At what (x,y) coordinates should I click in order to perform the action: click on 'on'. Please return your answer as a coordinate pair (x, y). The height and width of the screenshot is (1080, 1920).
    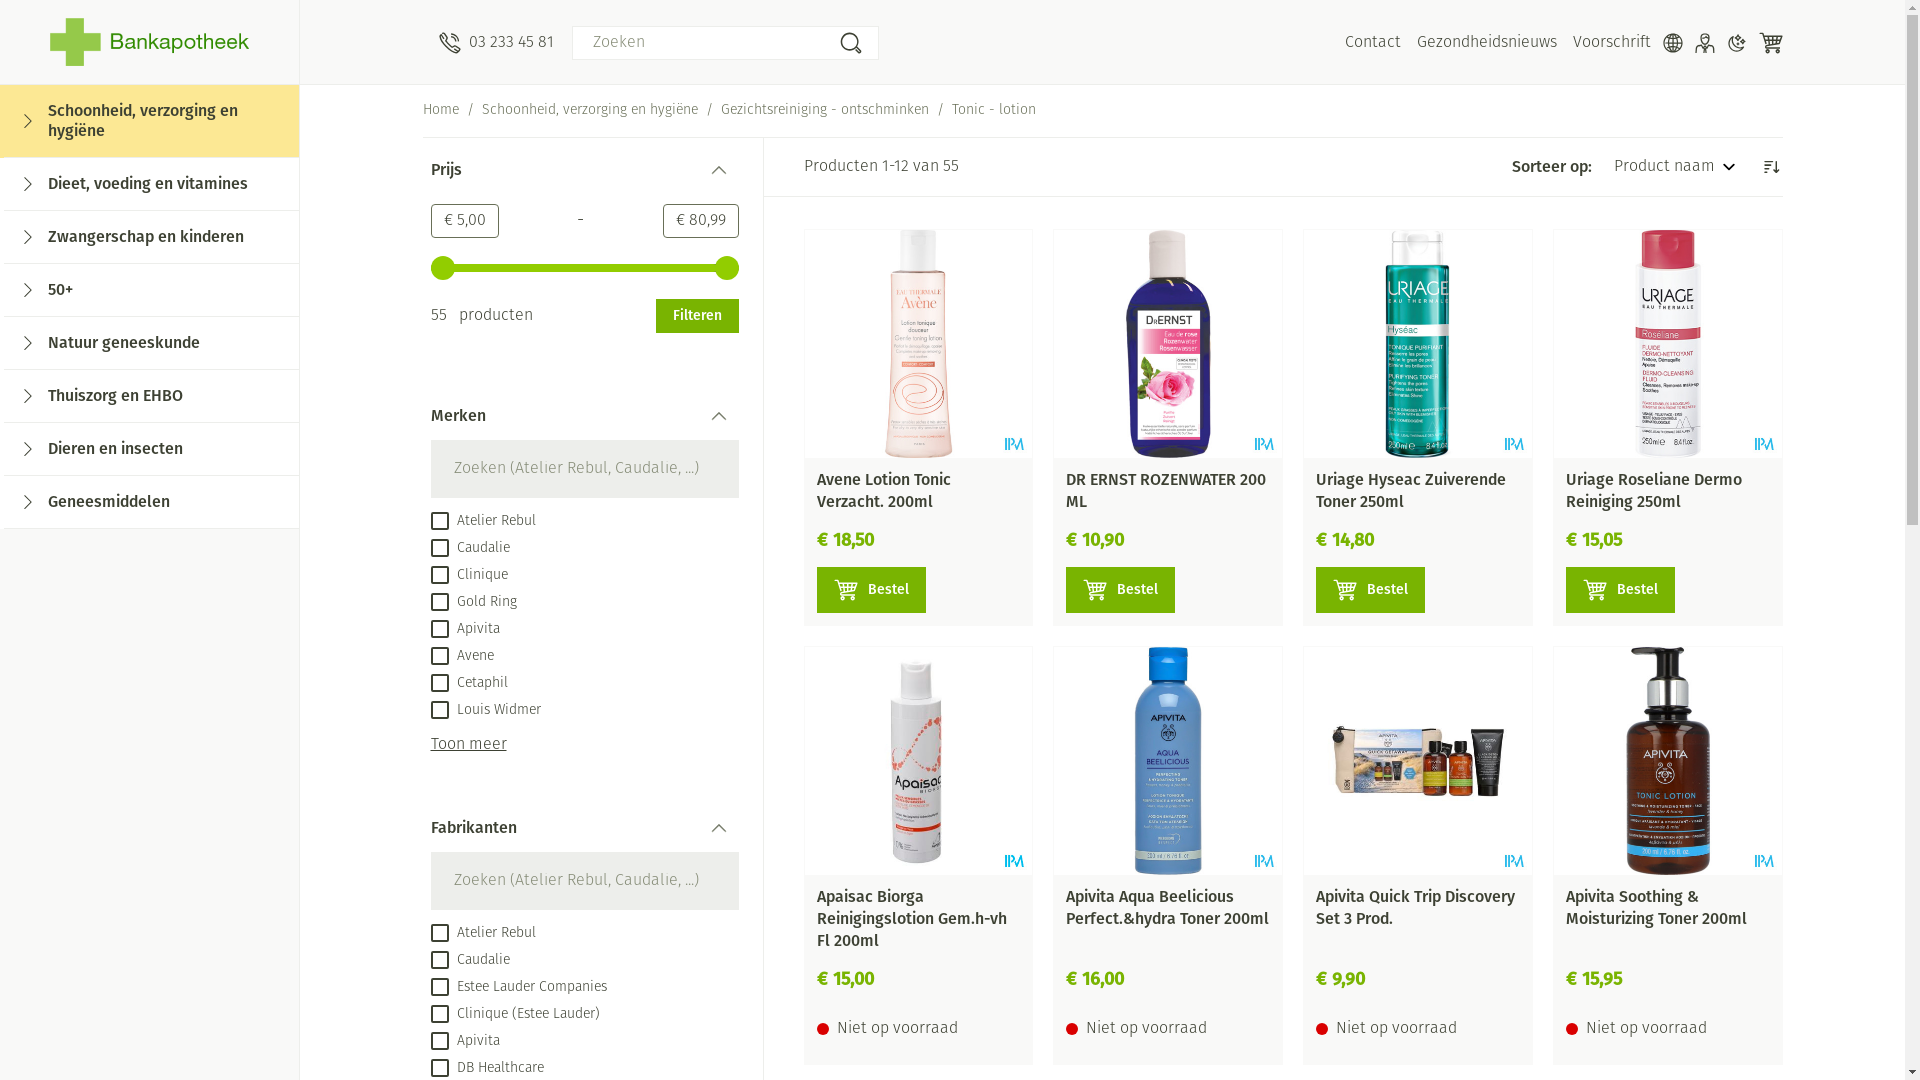
    Looking at the image, I should click on (437, 986).